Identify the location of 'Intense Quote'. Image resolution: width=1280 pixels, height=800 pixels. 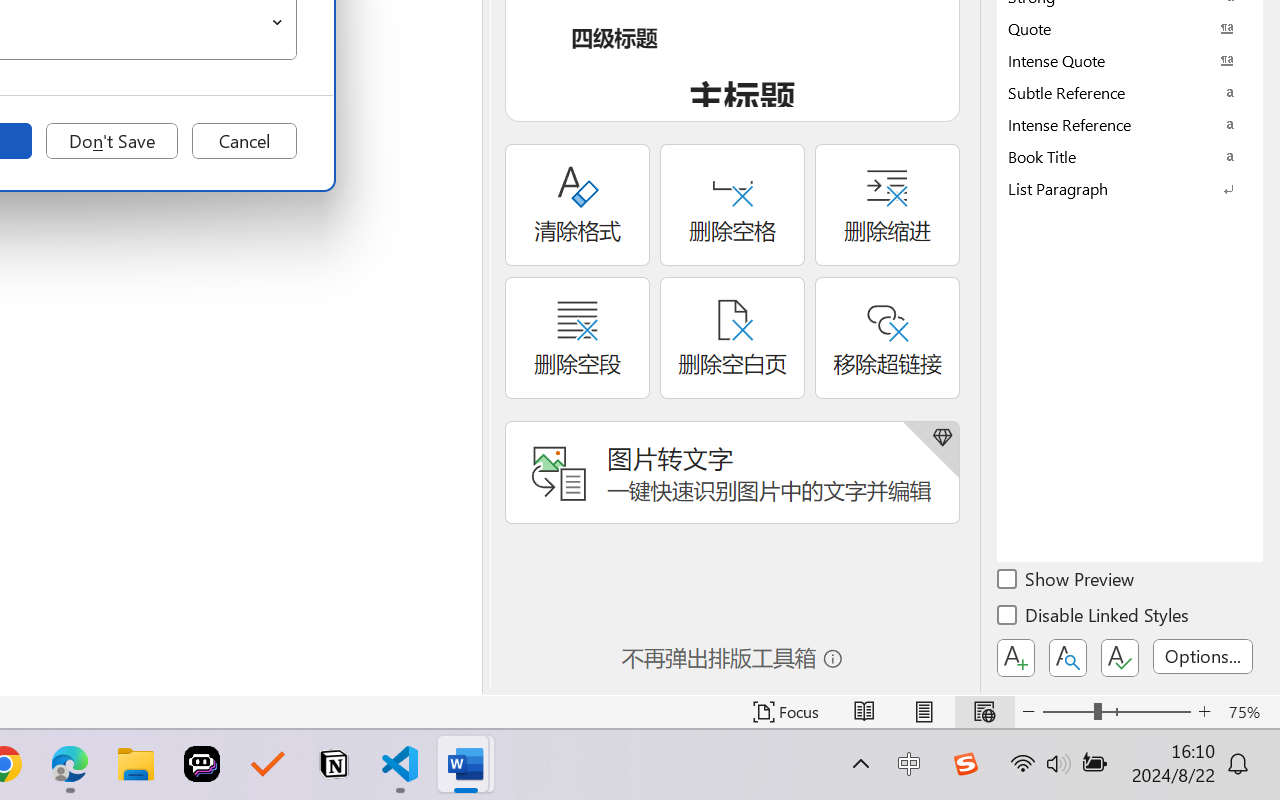
(1130, 59).